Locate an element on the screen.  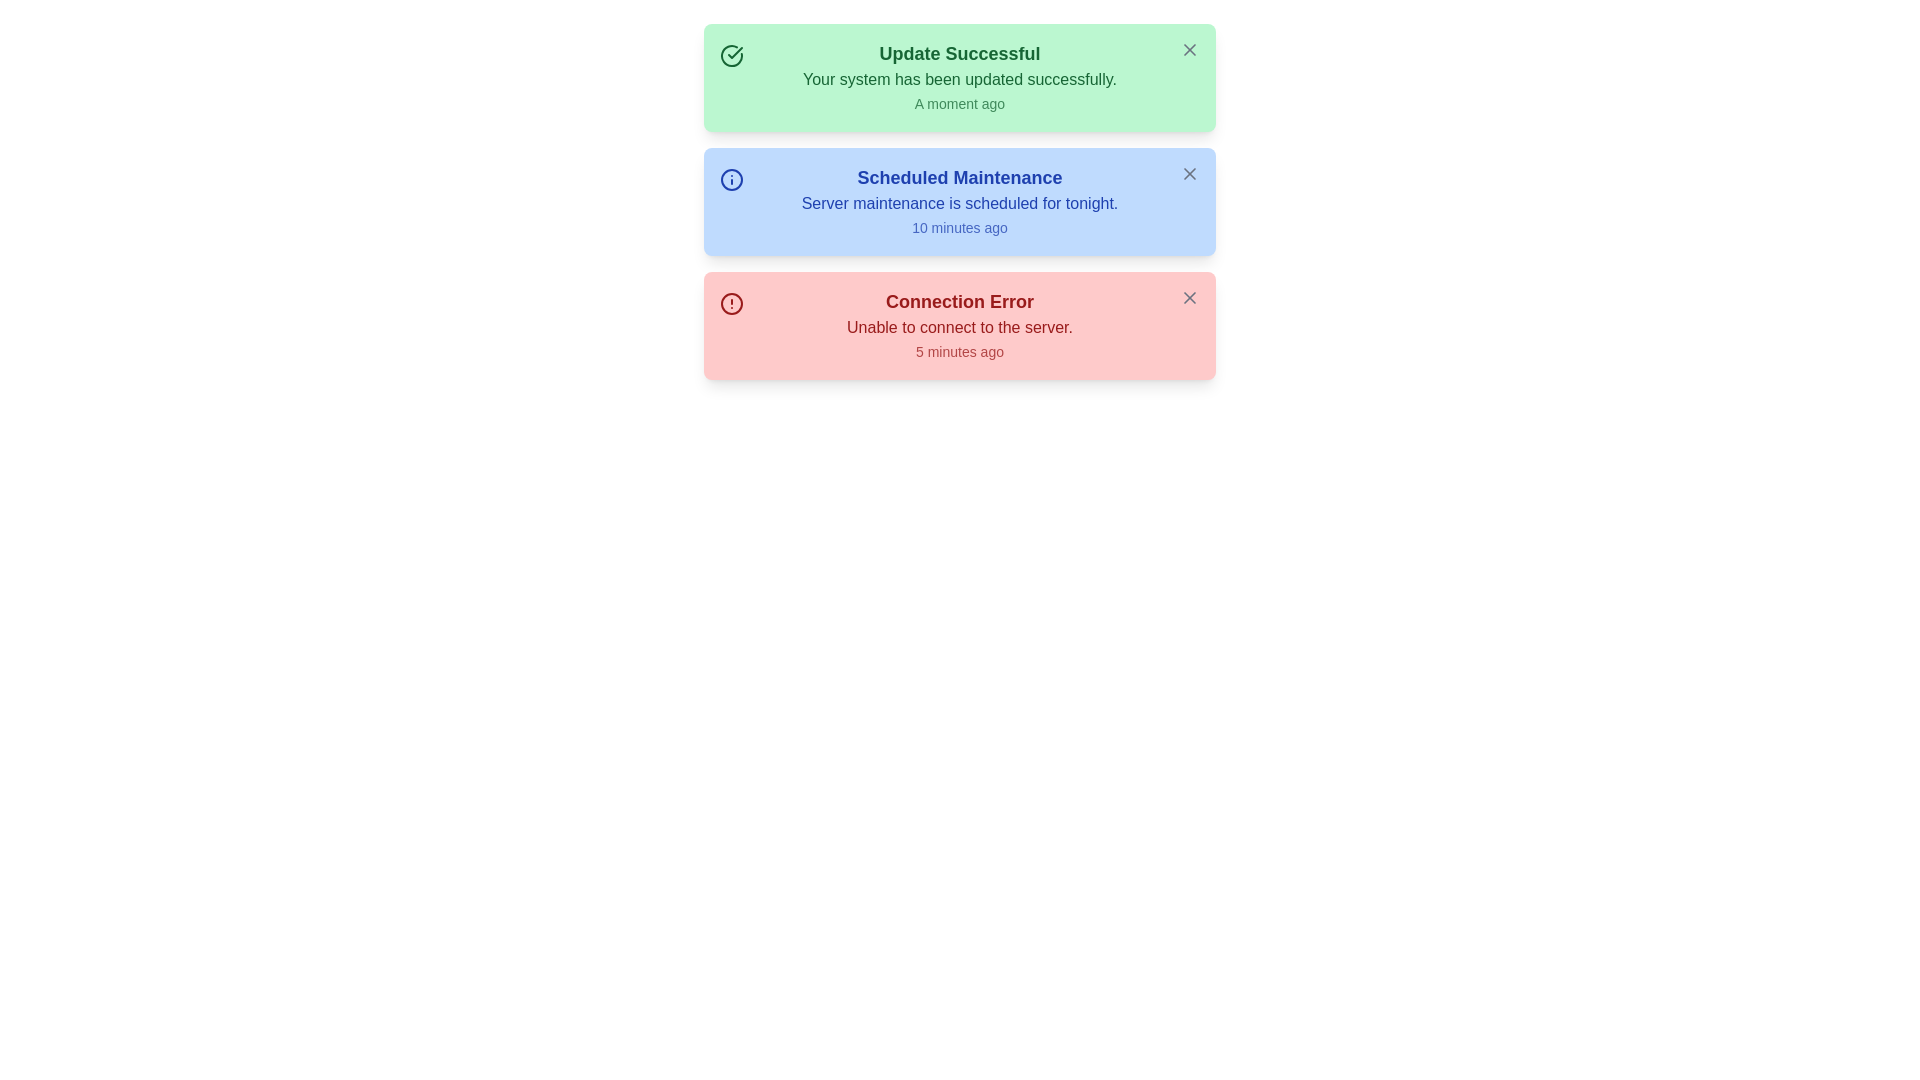
the notification message and timestamp for the notification titled 'Update Successful' is located at coordinates (960, 76).